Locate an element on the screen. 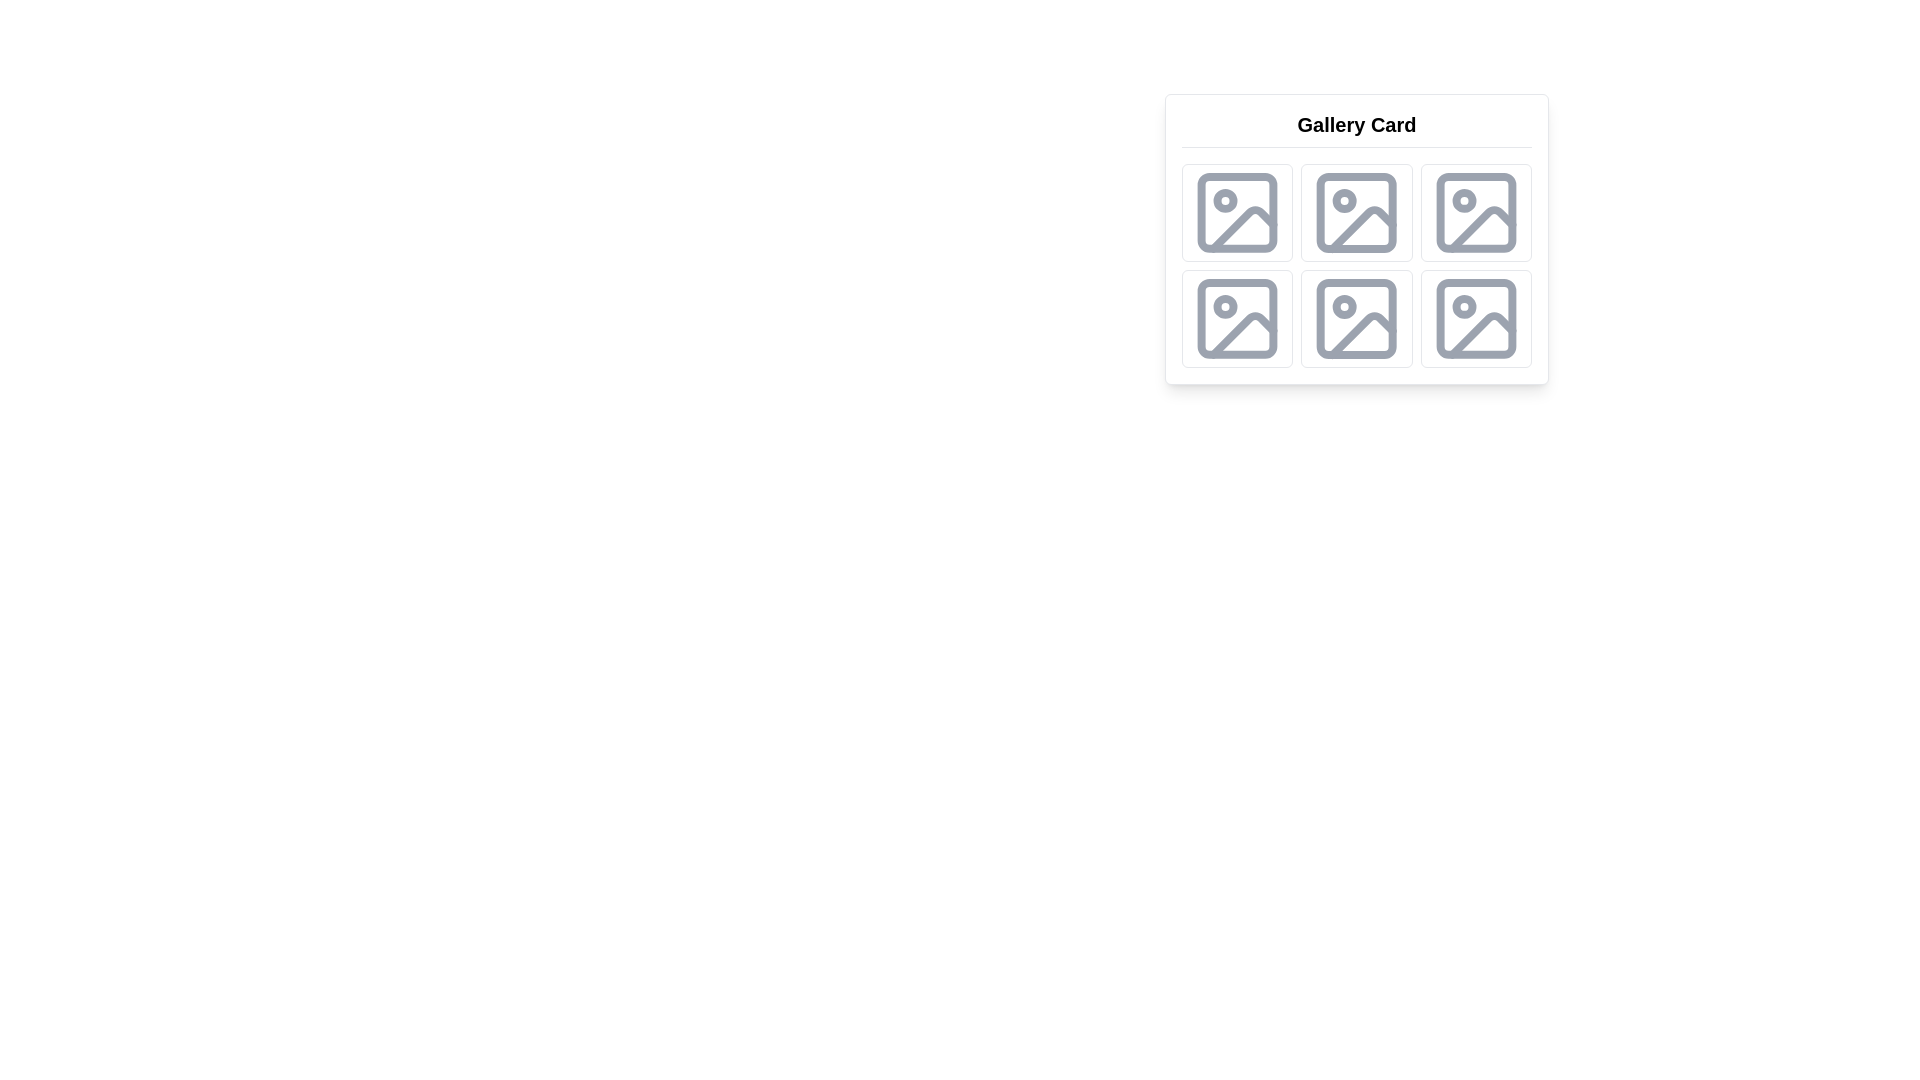 The height and width of the screenshot is (1080, 1920). the small circular ornament within the image icon located in the second card of the top row in the 'Gallery Card' layout is located at coordinates (1344, 200).